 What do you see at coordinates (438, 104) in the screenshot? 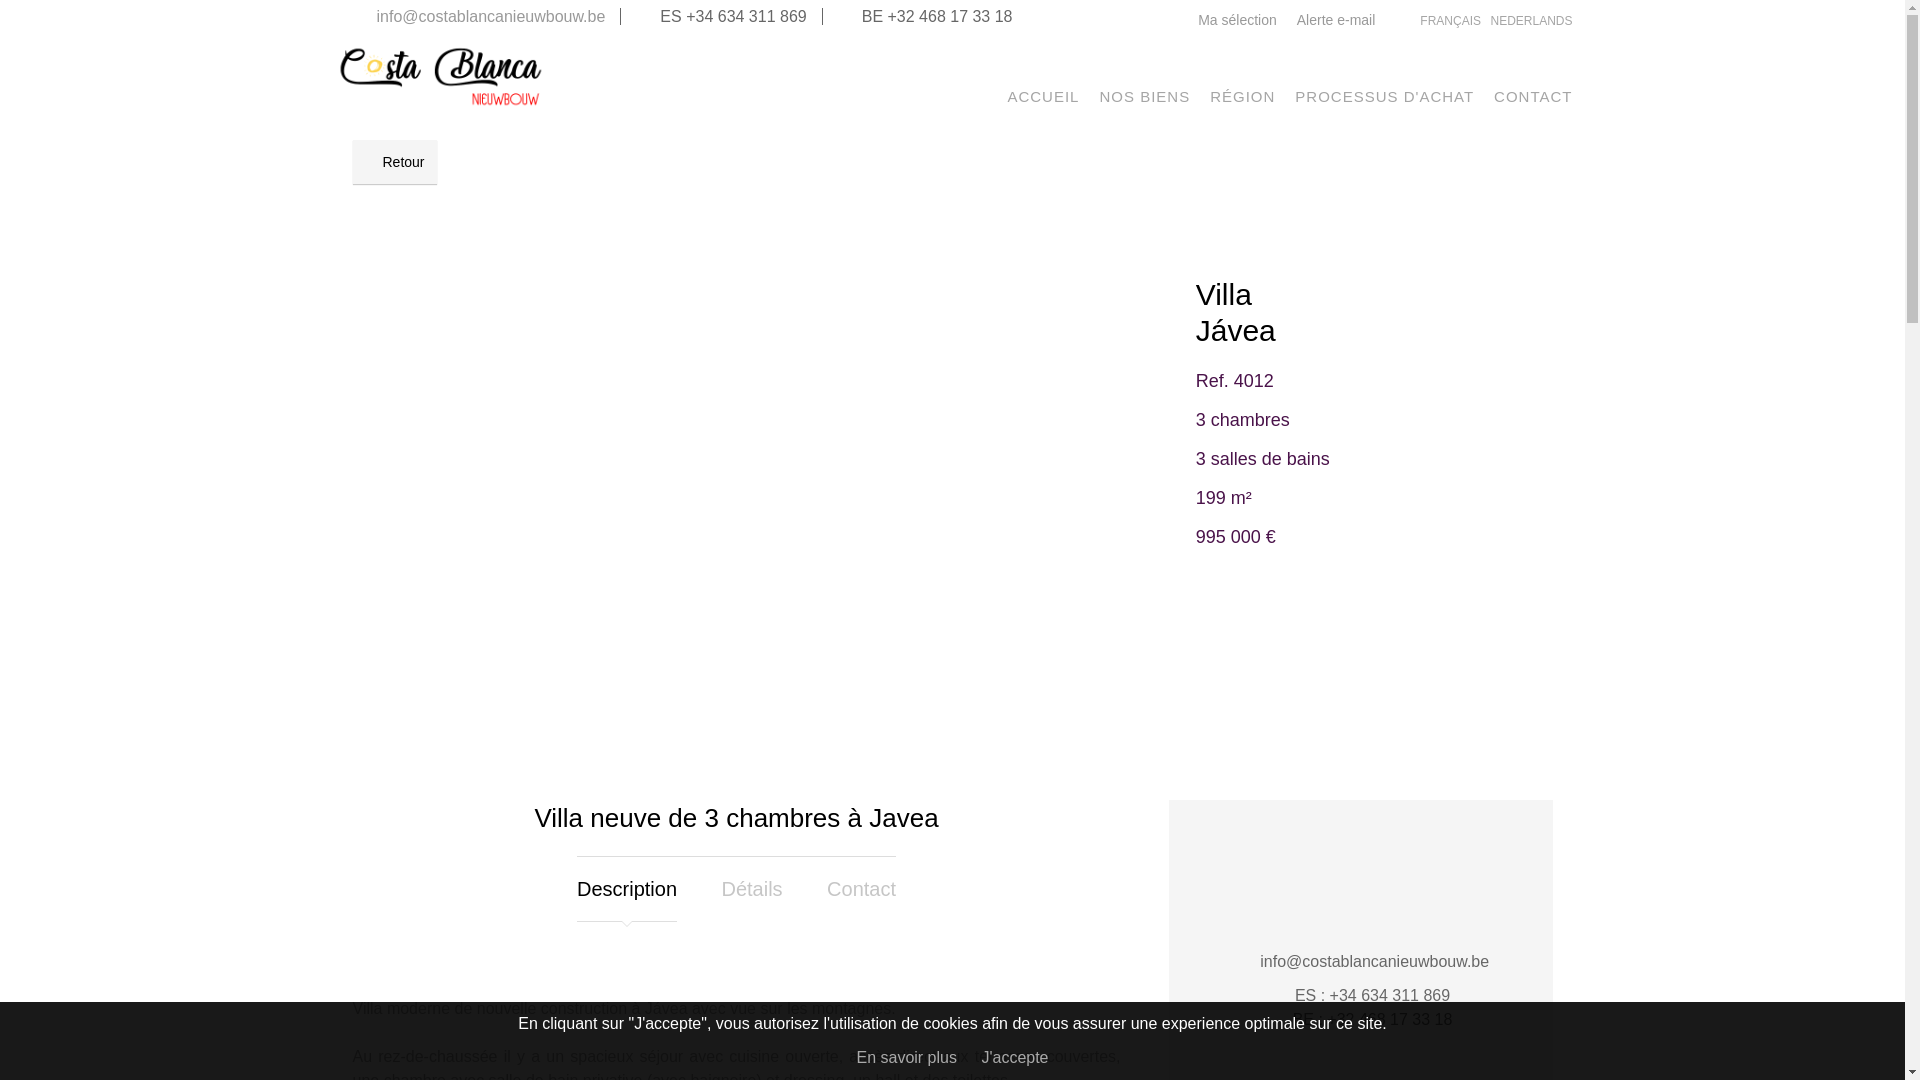
I see `'LT Property - Costa Blanca'` at bounding box center [438, 104].